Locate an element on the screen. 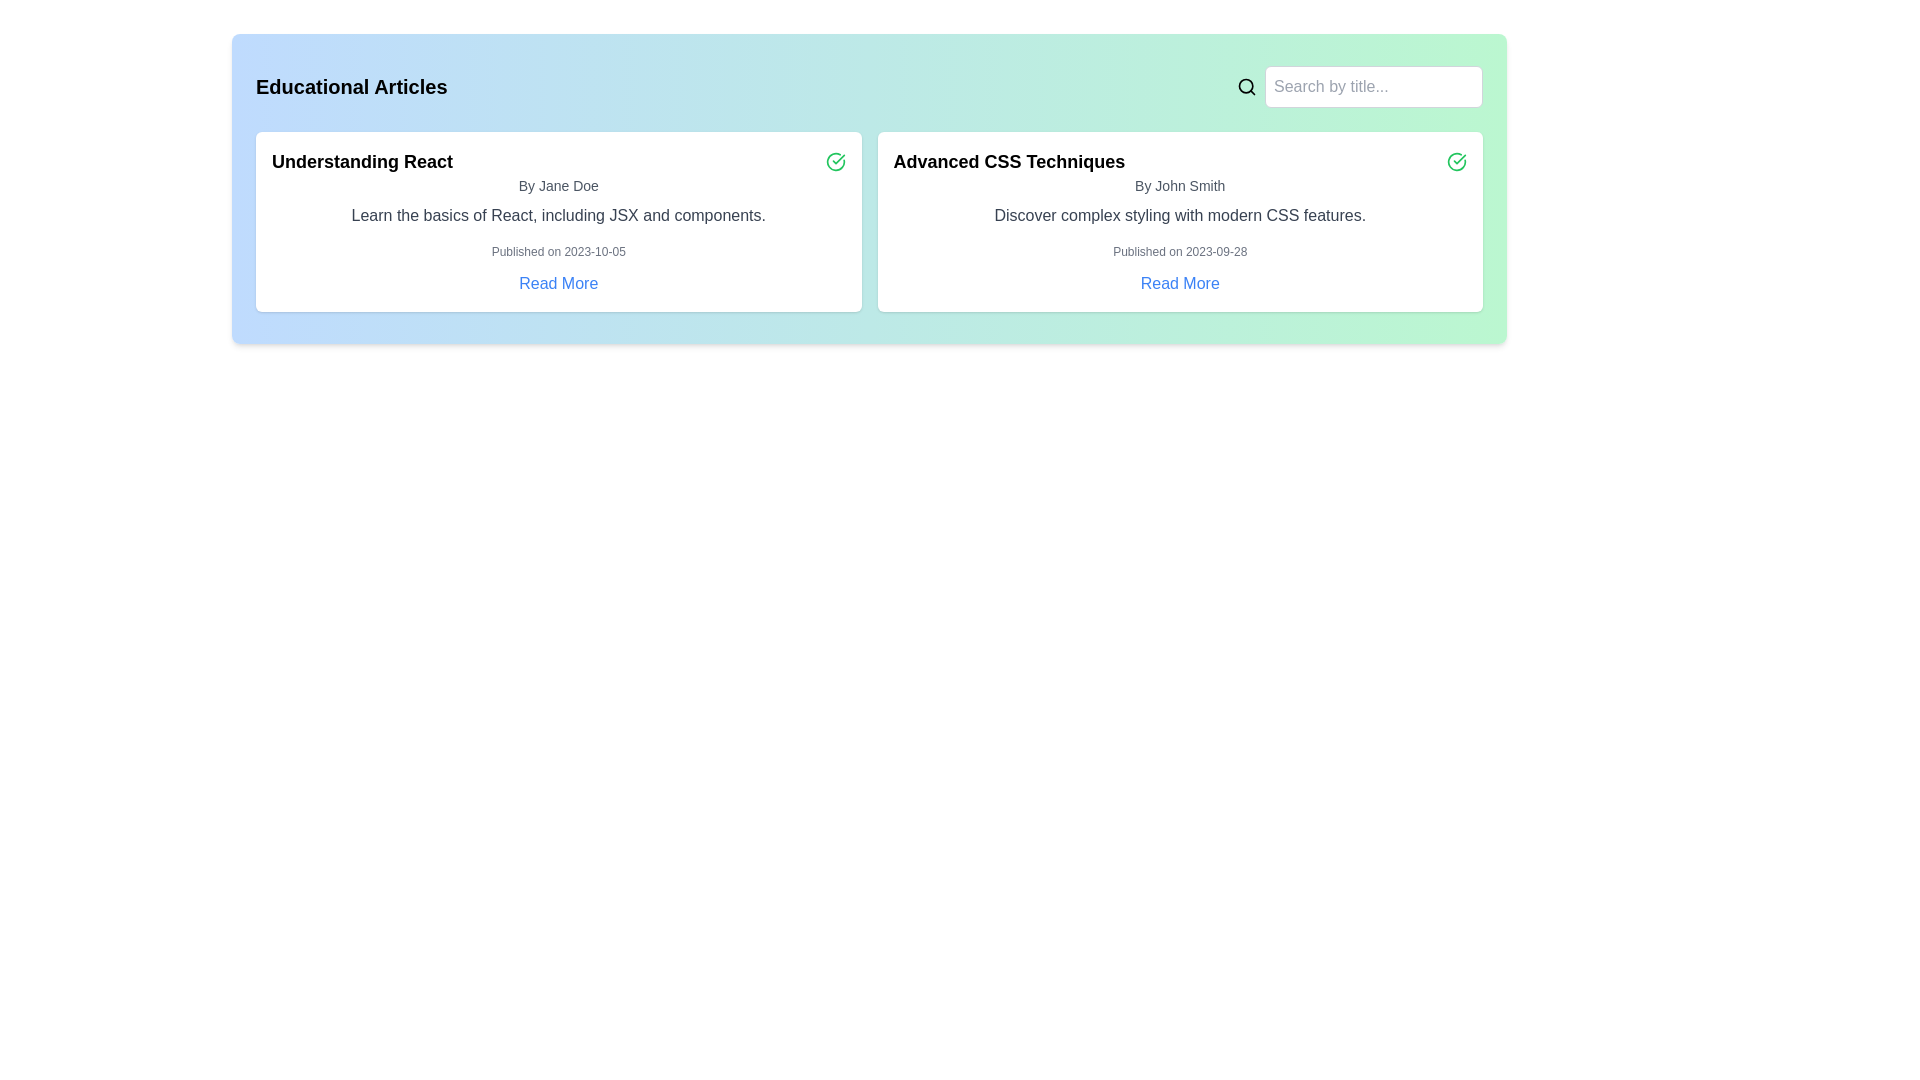  the Static Text element that provides a brief description or summary of the article's content, located in the second column of a two-column grid, below the author's name and above the publication date is located at coordinates (1180, 216).